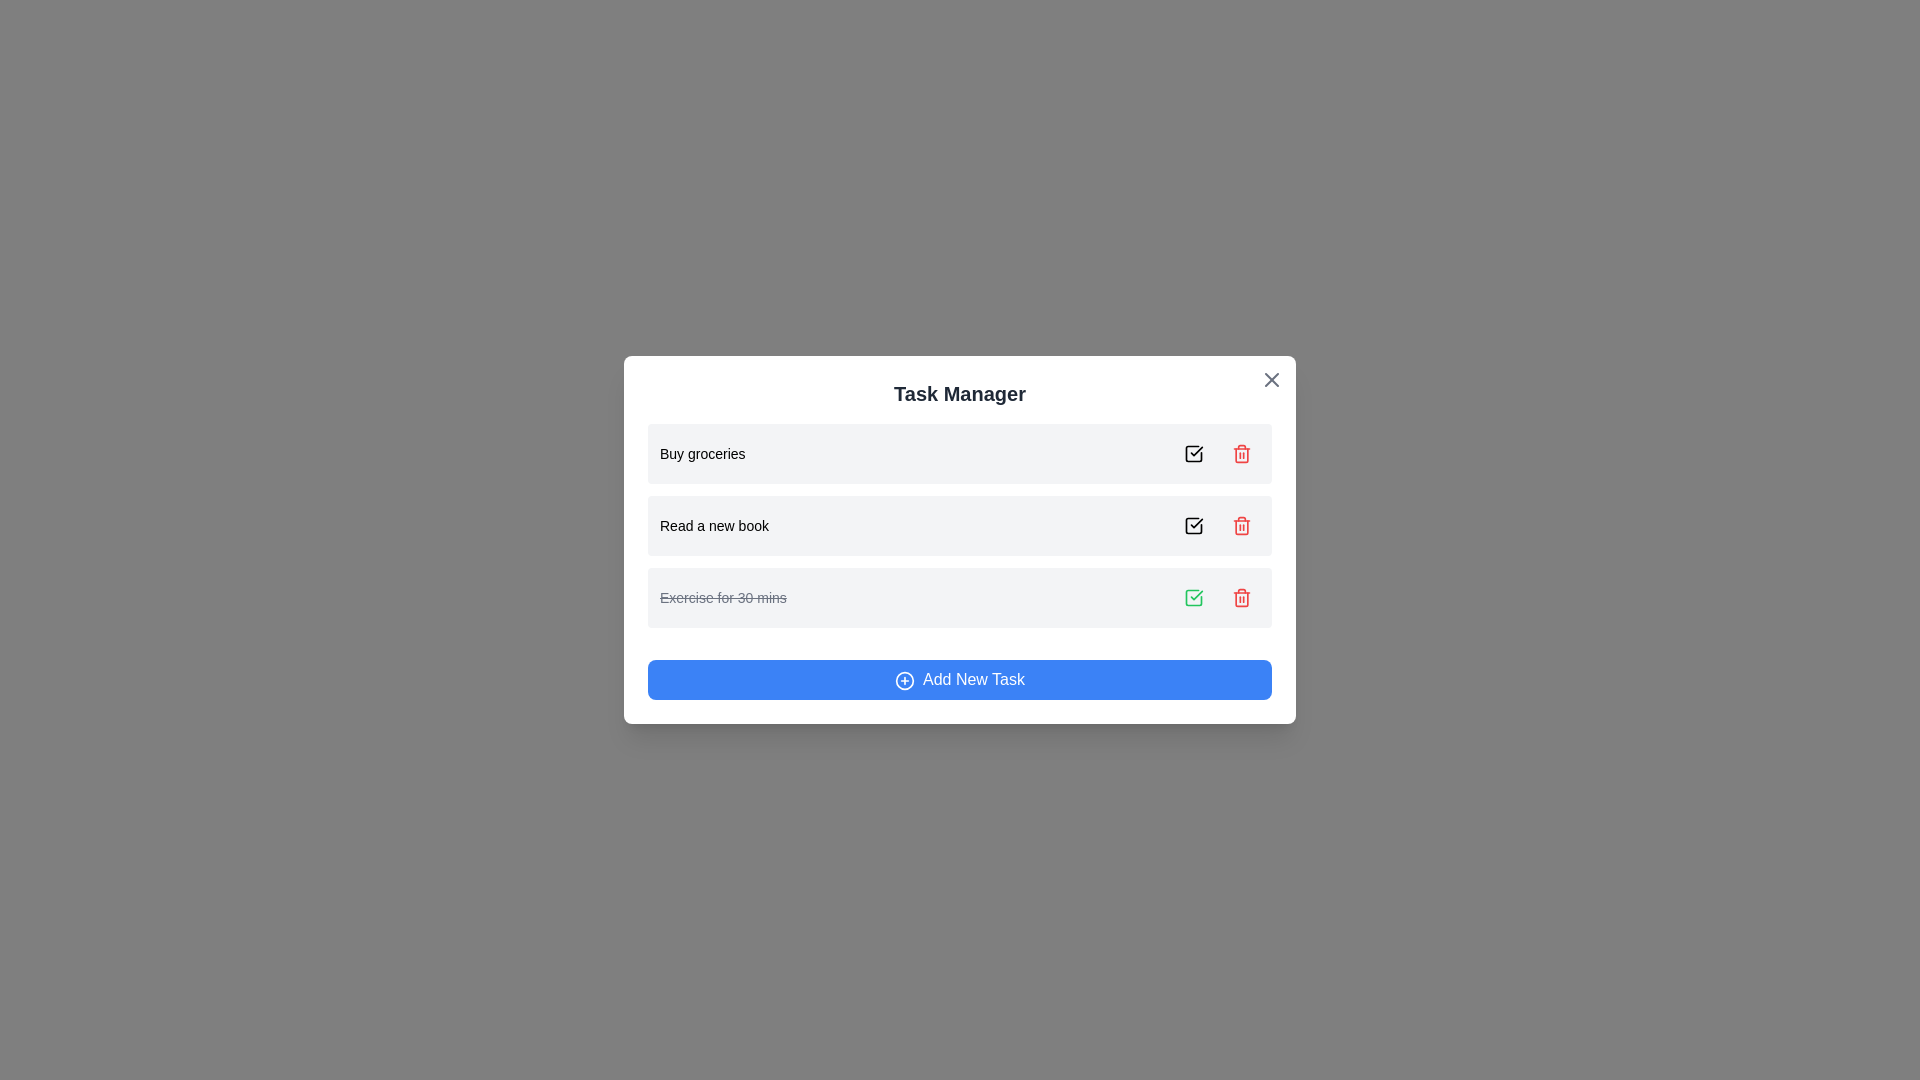  What do you see at coordinates (1241, 524) in the screenshot?
I see `the delete icon located to the right of the checkbox for the task labeled 'Read a new book' in the Task Manager modal` at bounding box center [1241, 524].